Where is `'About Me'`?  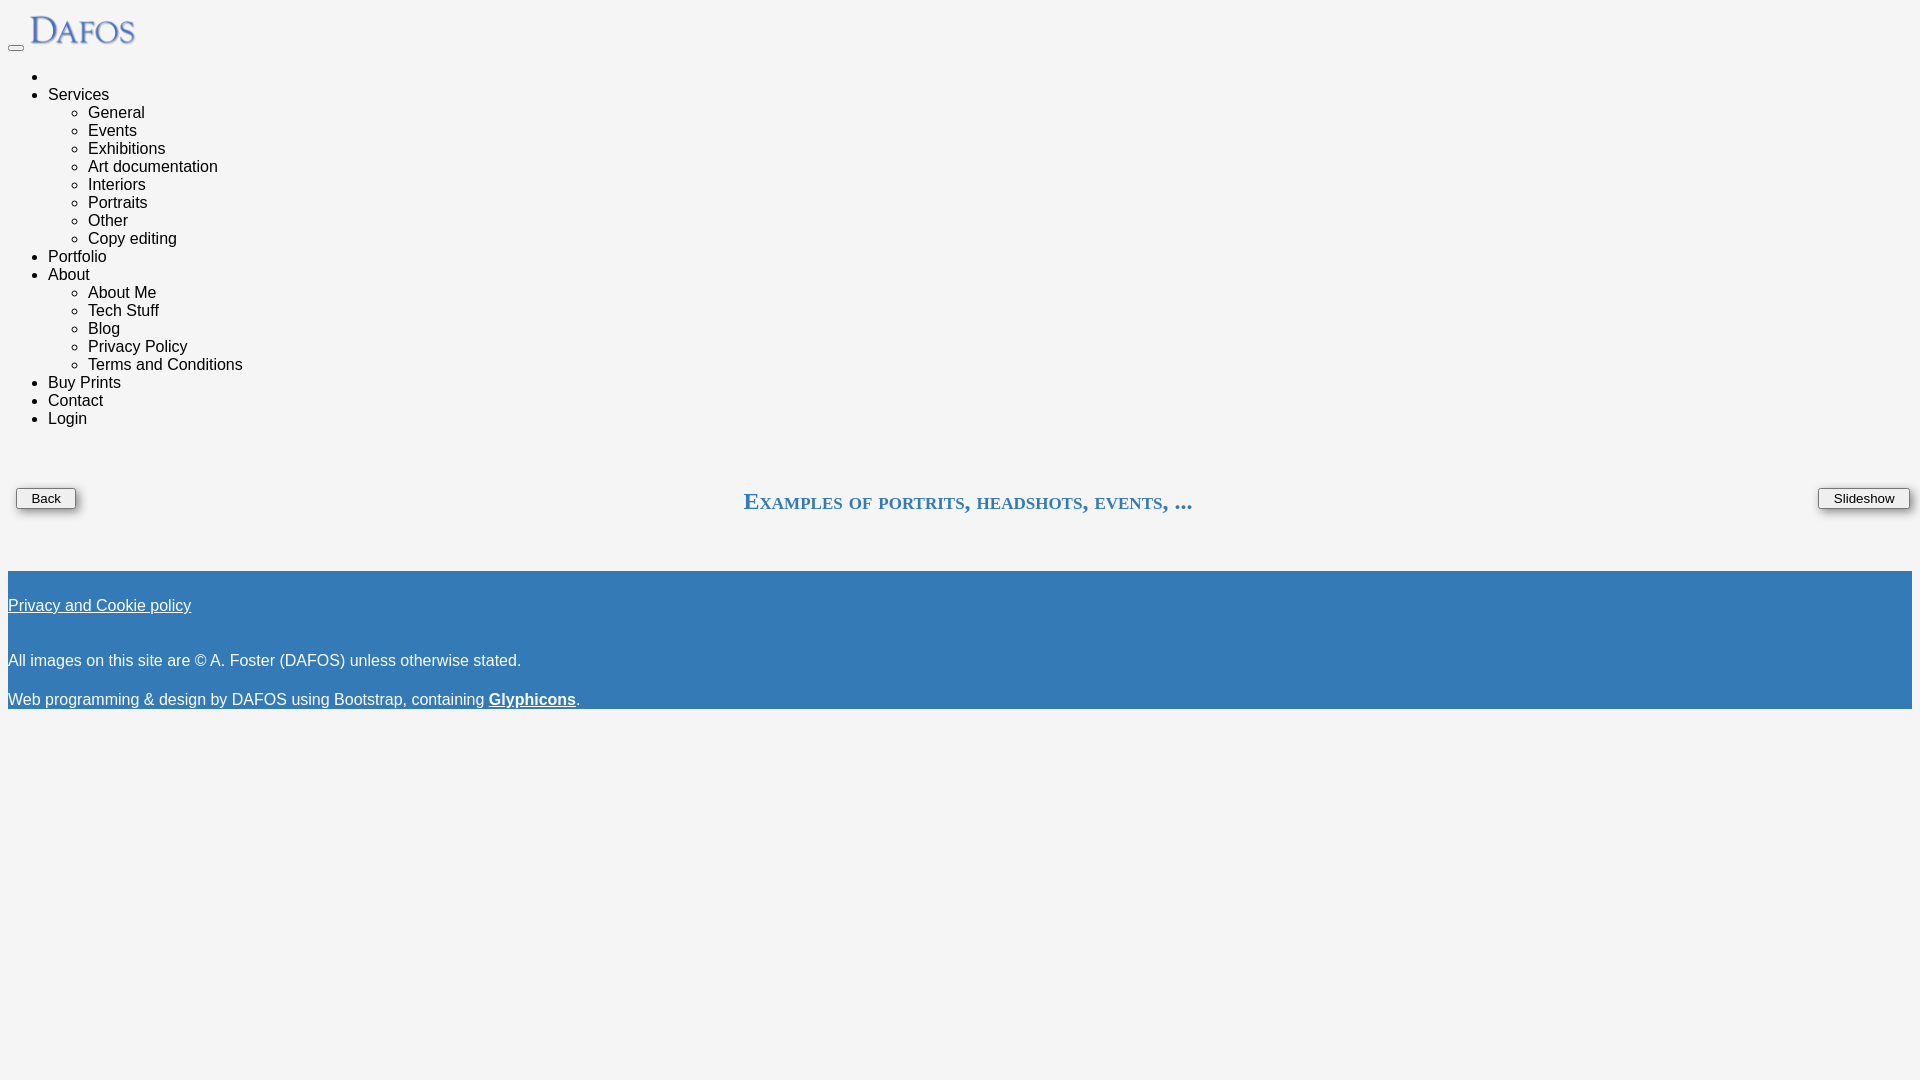
'About Me' is located at coordinates (120, 292).